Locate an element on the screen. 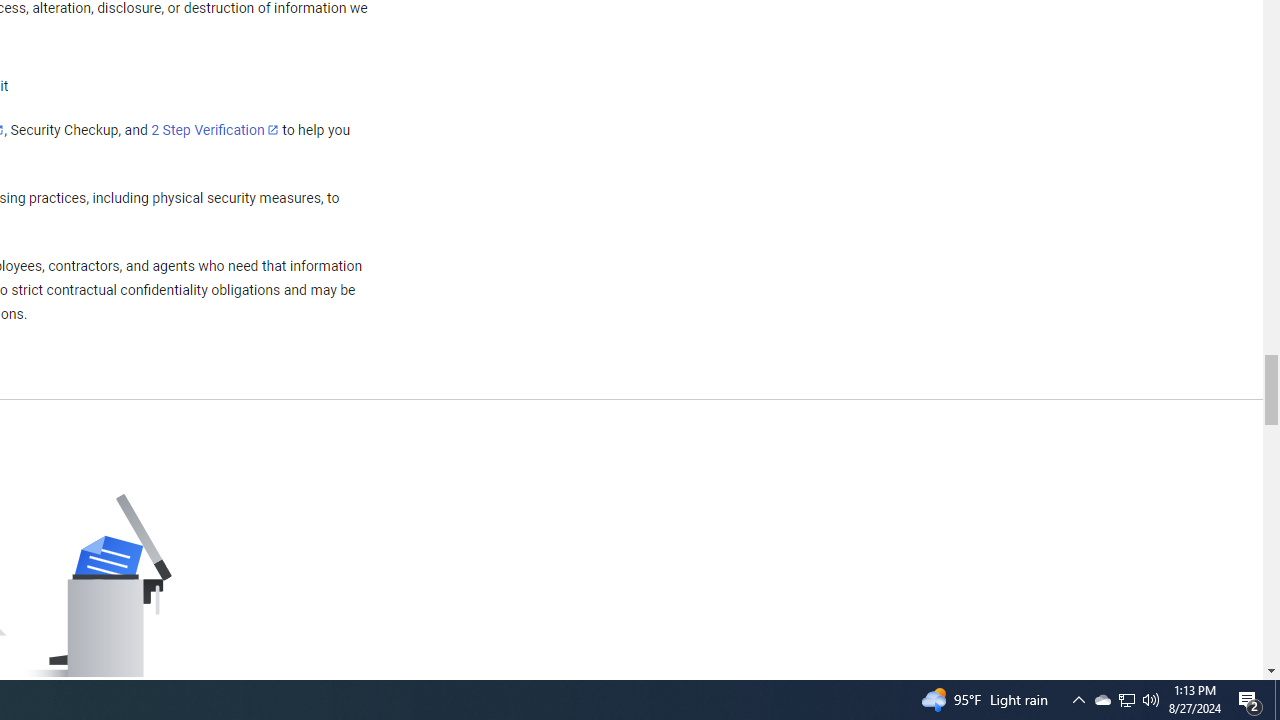 Image resolution: width=1280 pixels, height=720 pixels. '2 Step Verification' is located at coordinates (215, 129).